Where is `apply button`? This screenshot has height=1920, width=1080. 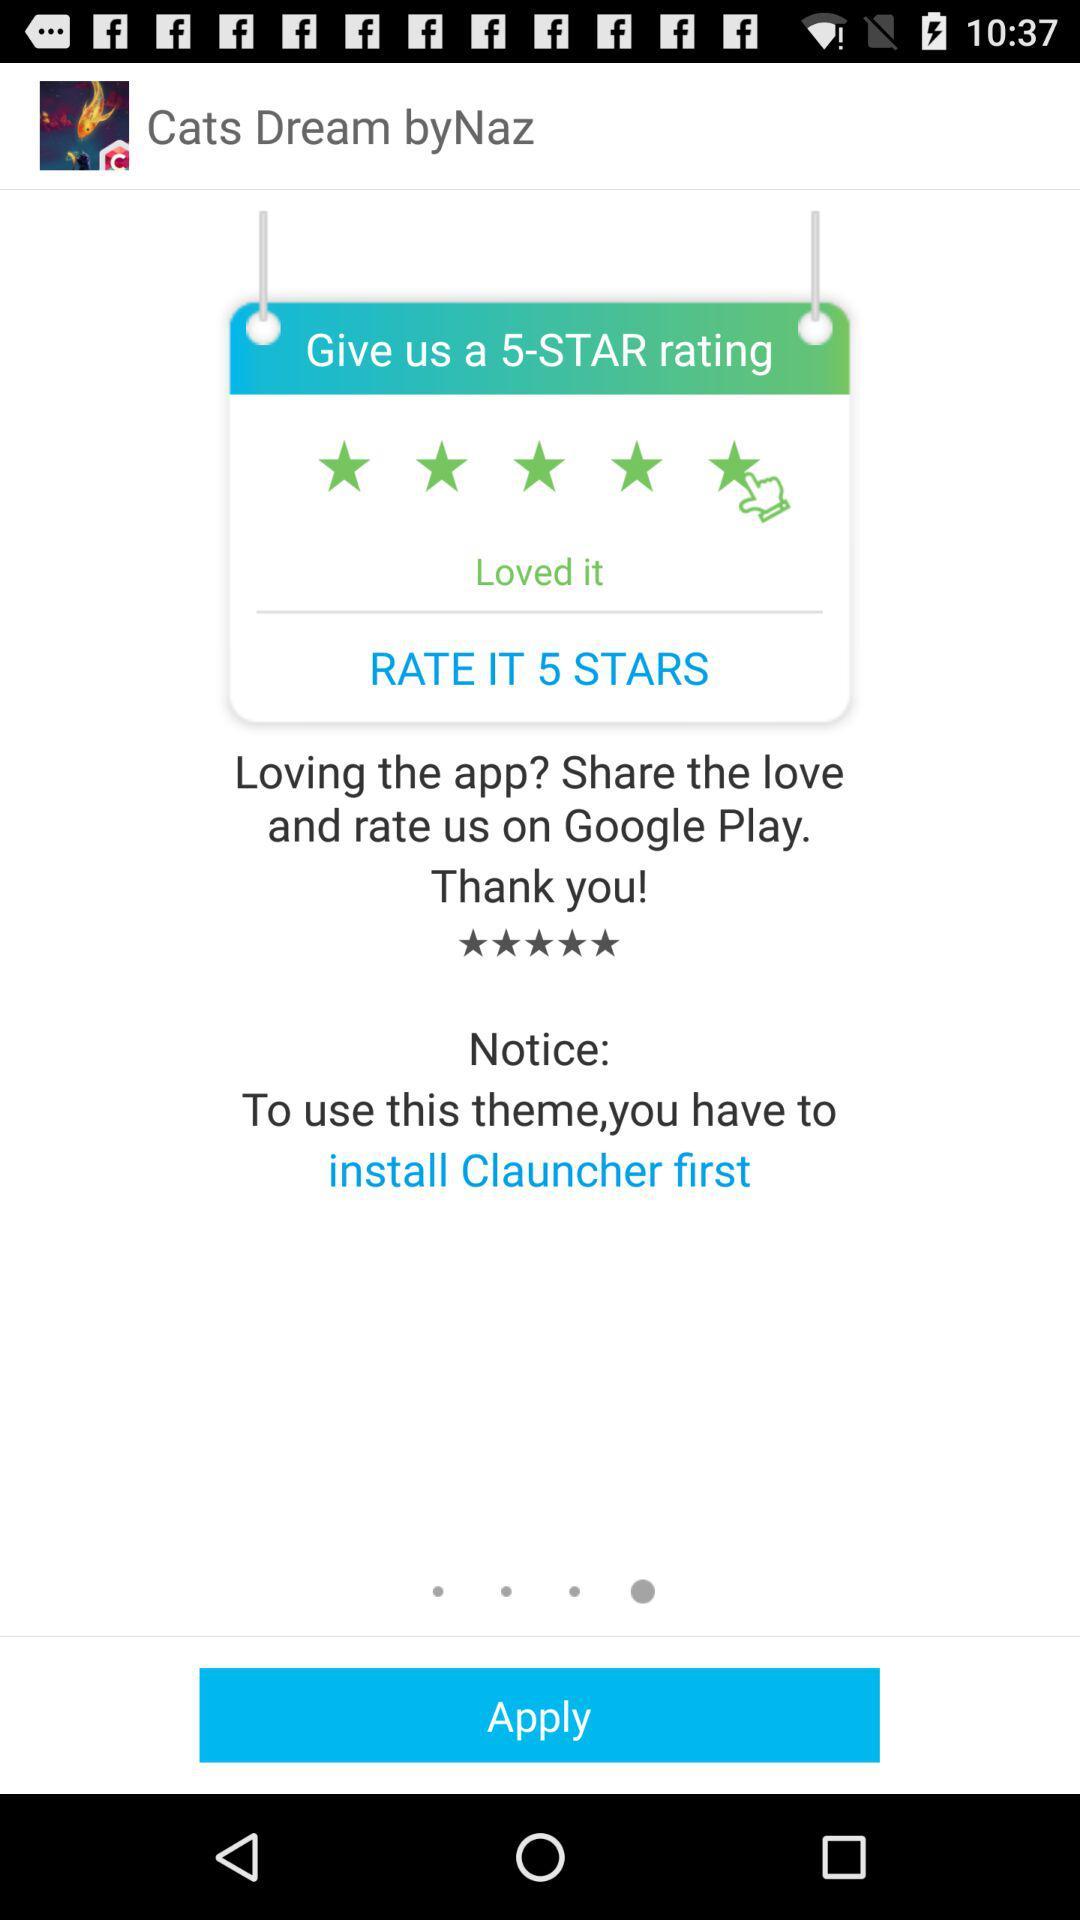 apply button is located at coordinates (538, 1714).